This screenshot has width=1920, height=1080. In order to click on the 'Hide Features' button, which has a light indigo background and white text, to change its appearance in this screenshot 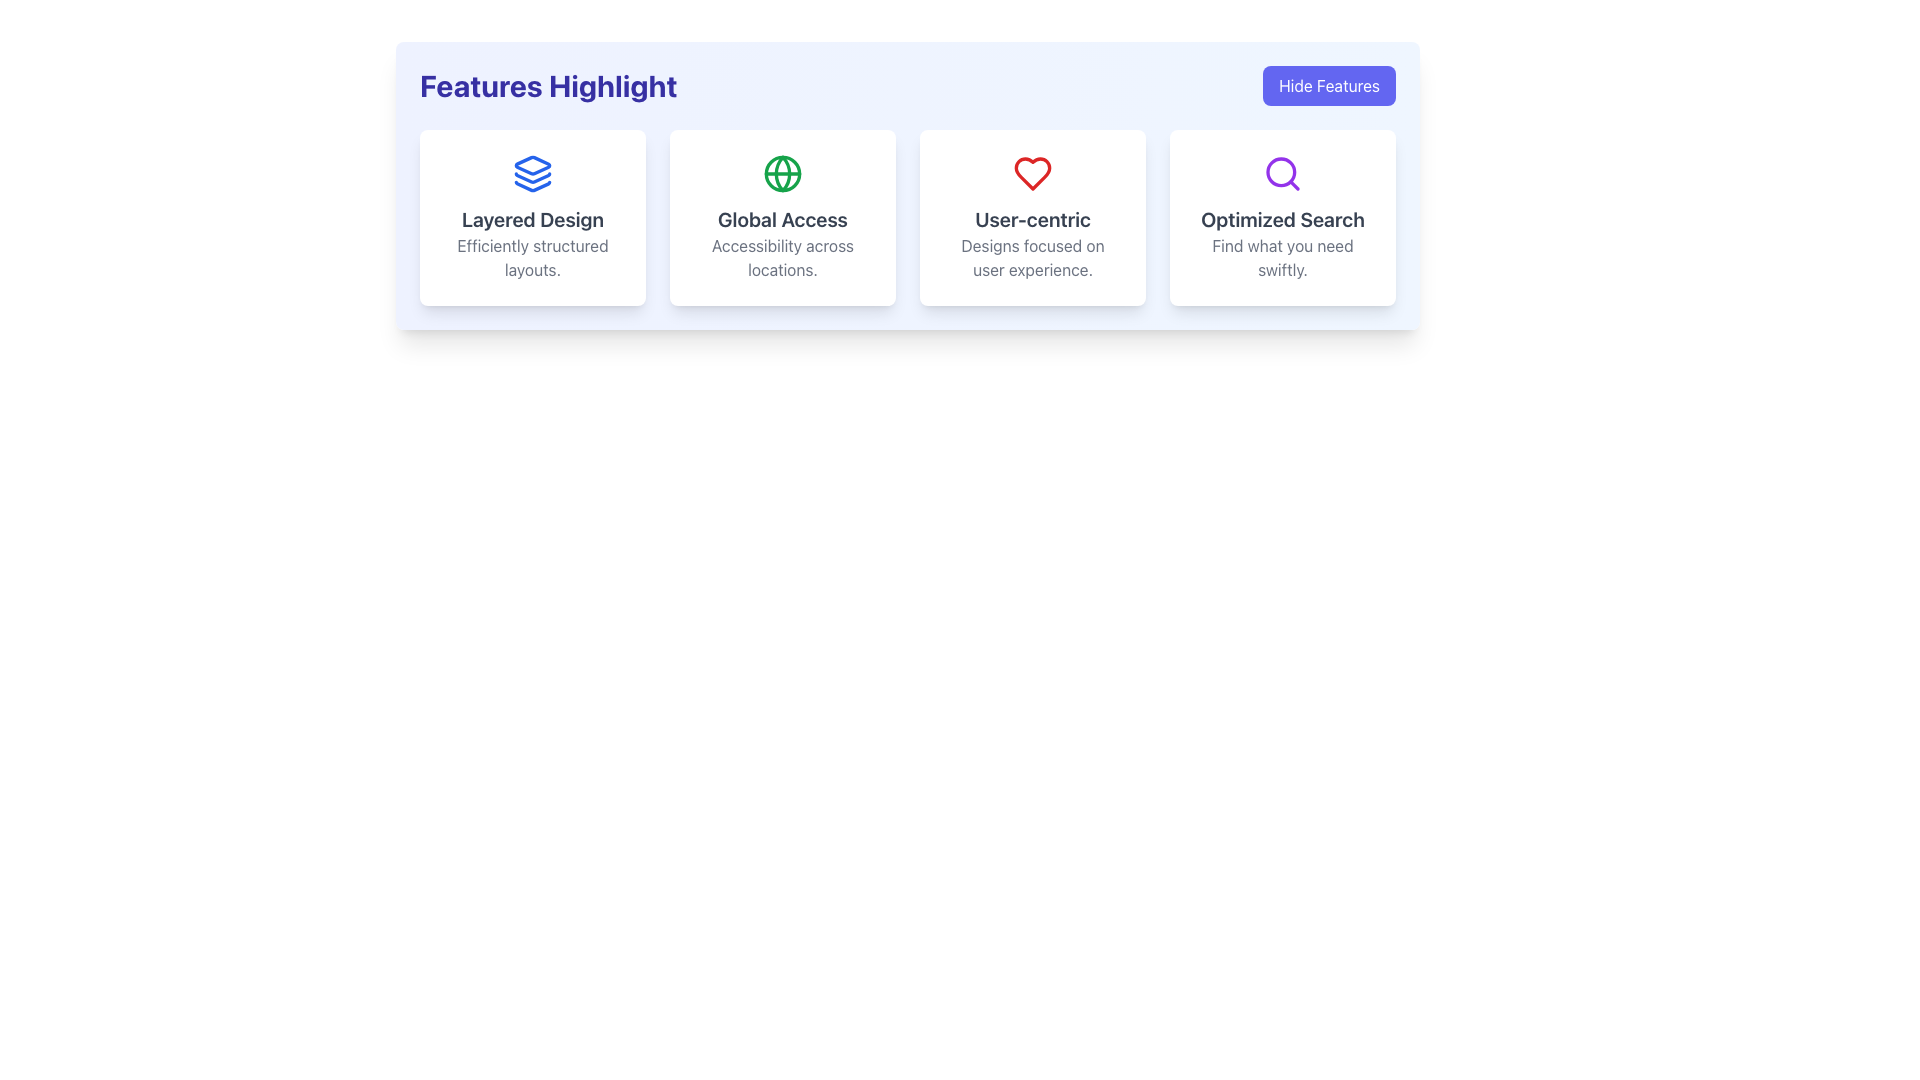, I will do `click(1329, 84)`.